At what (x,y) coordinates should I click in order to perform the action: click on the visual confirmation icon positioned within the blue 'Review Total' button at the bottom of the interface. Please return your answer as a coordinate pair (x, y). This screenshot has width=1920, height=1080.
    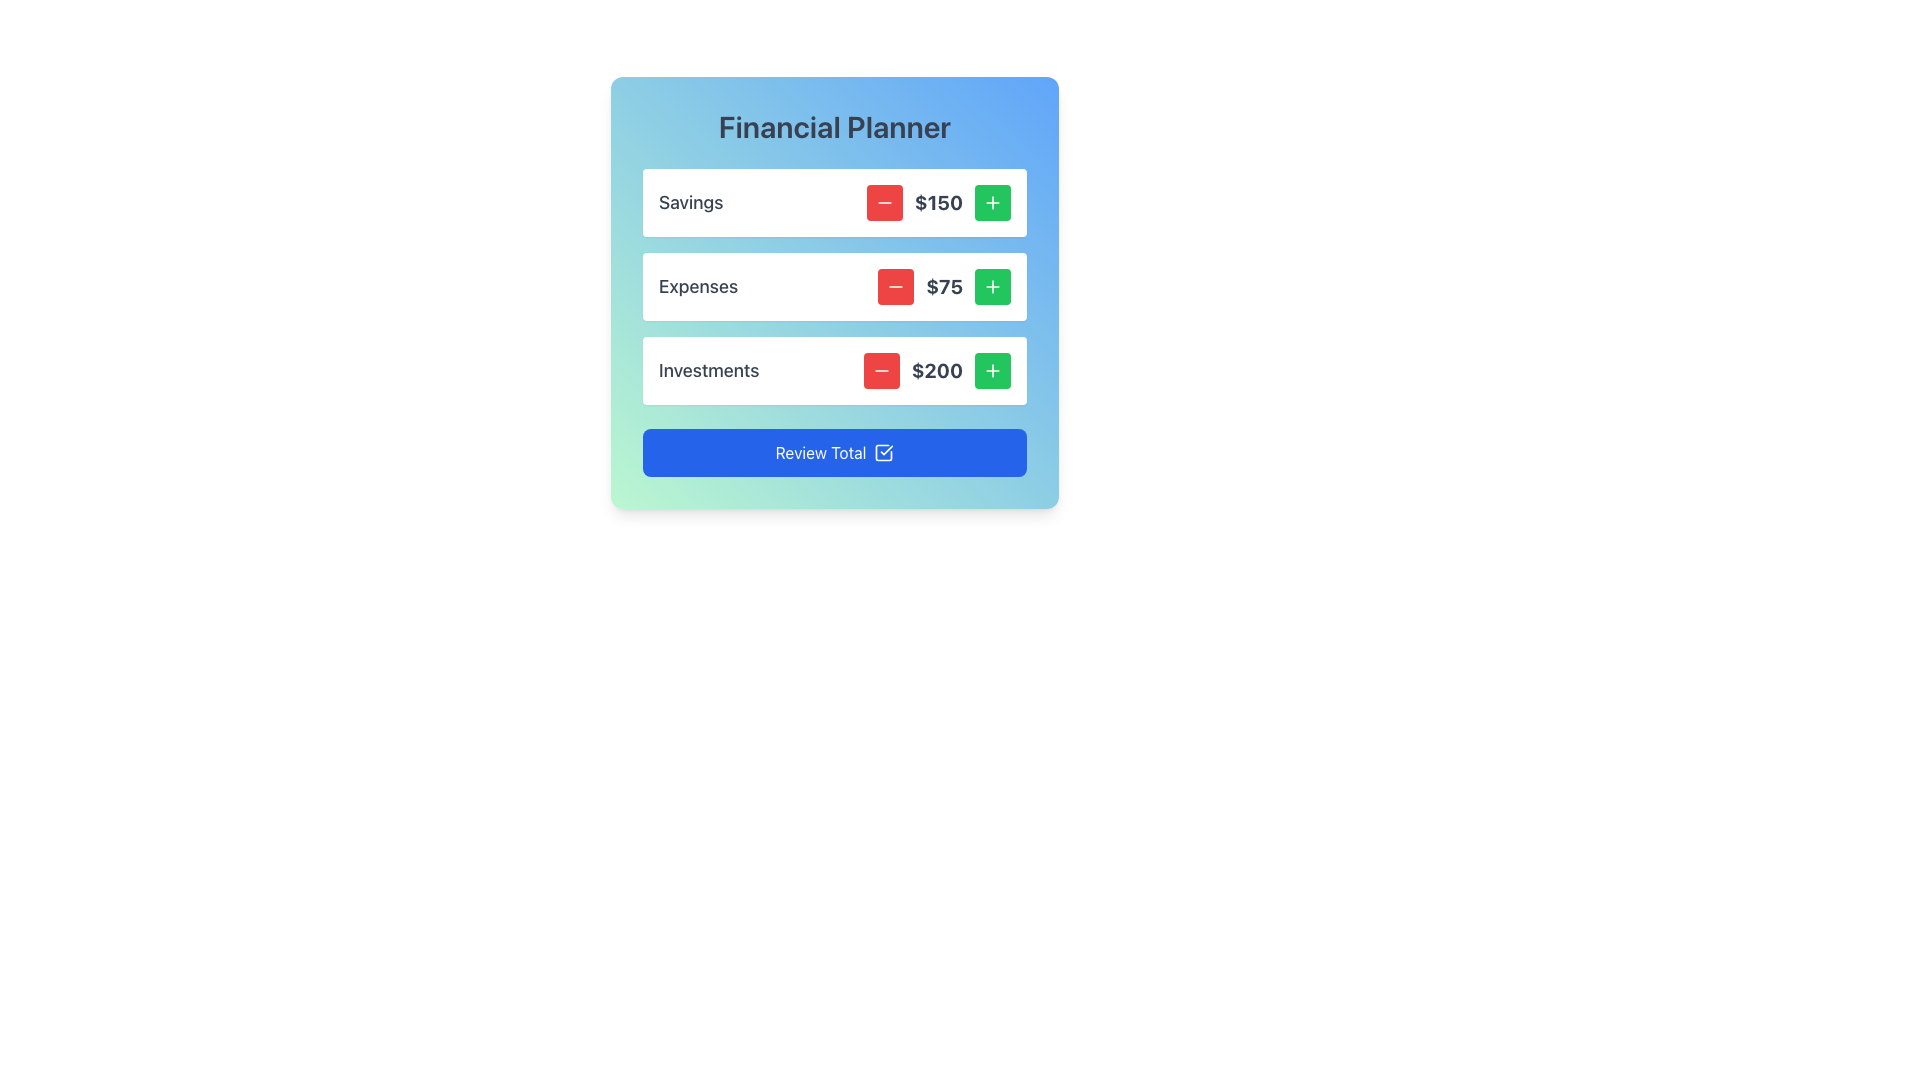
    Looking at the image, I should click on (883, 452).